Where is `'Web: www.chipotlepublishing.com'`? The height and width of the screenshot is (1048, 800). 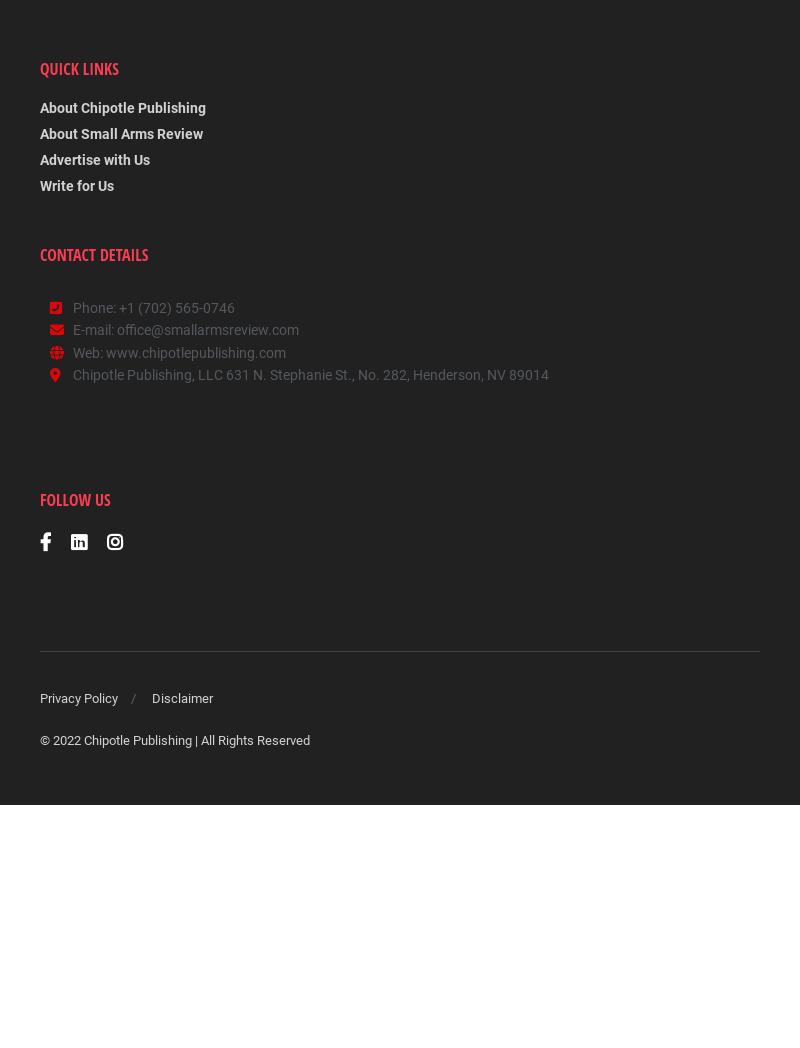
'Web: www.chipotlepublishing.com' is located at coordinates (177, 353).